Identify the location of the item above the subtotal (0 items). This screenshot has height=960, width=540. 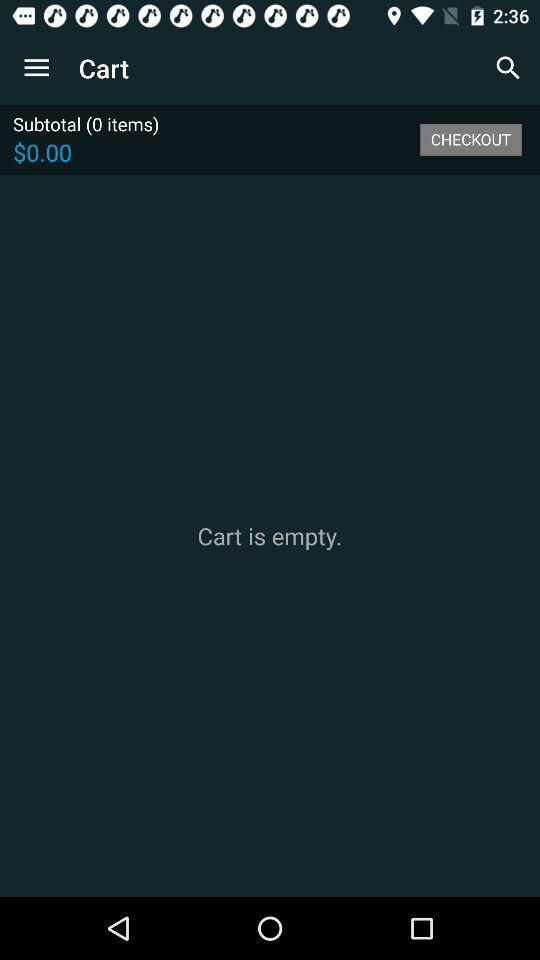
(36, 68).